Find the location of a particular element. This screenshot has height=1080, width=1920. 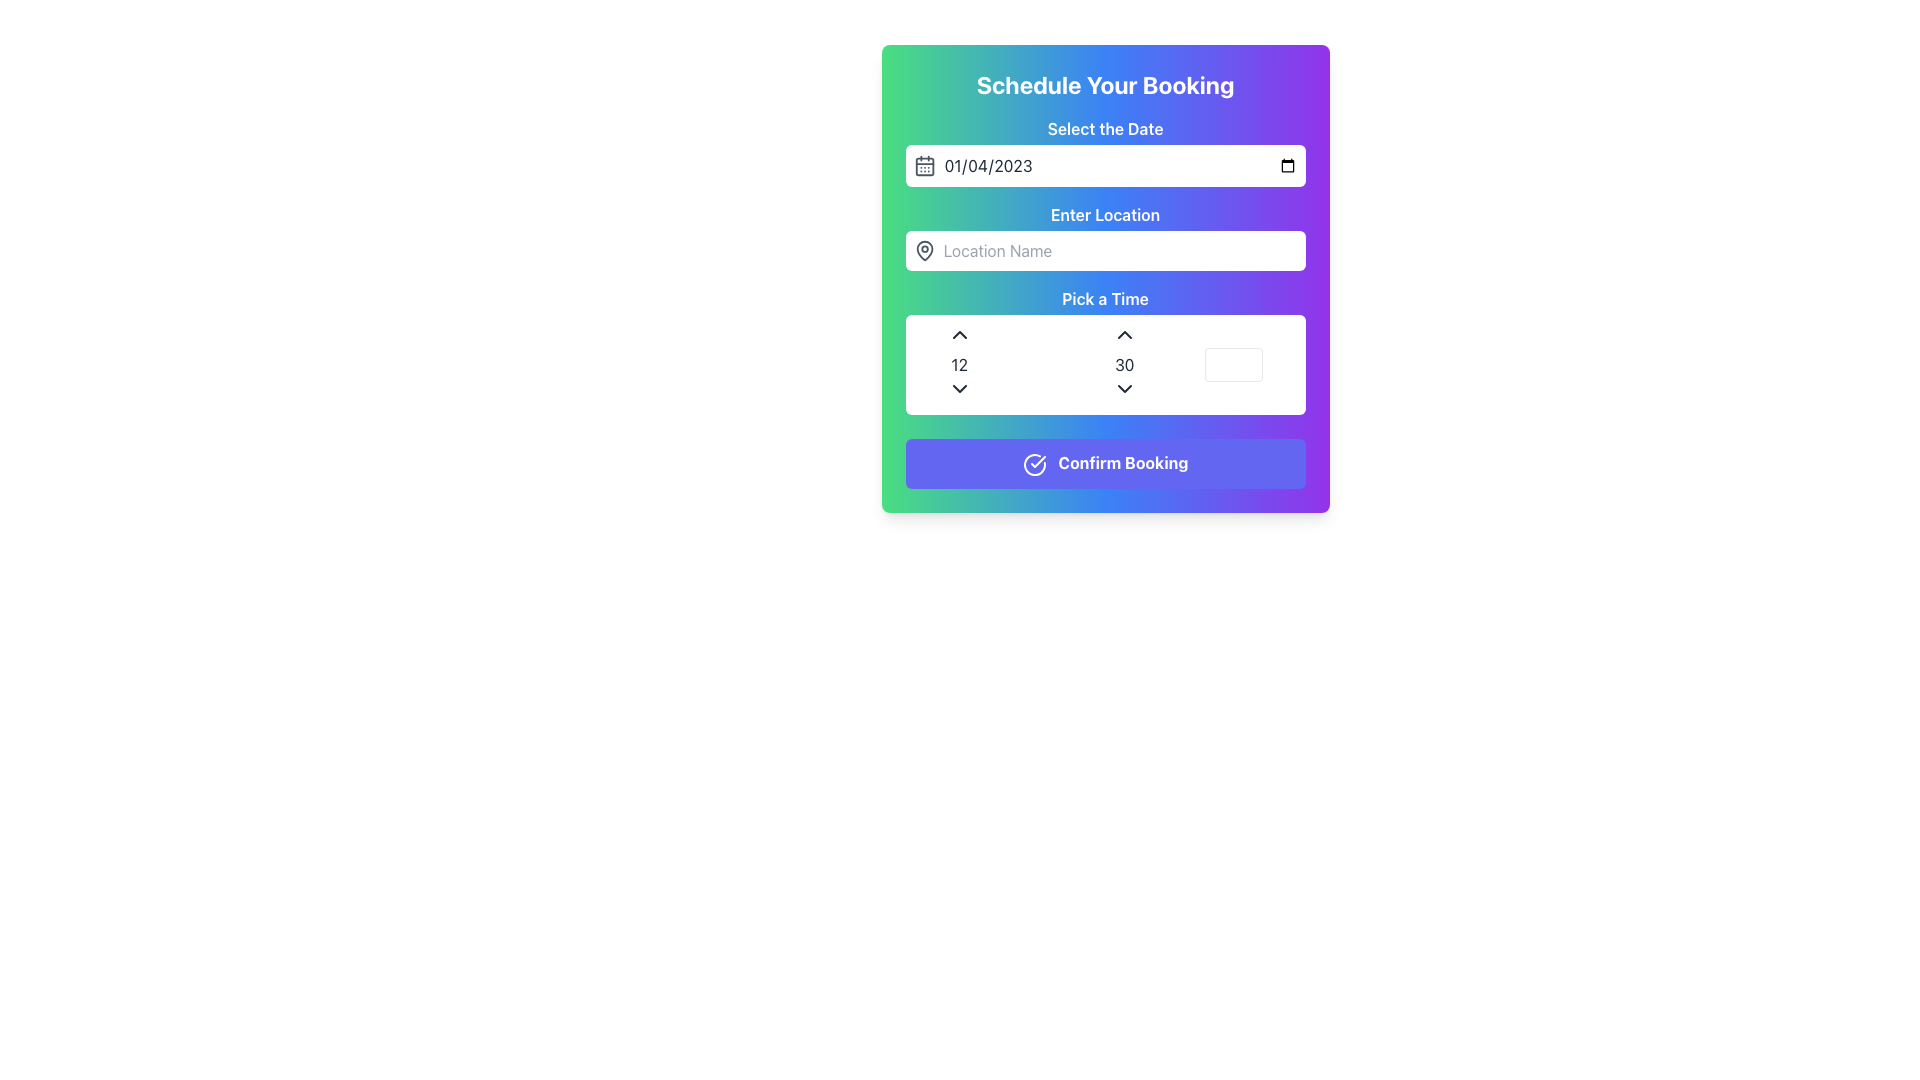

the text input field for location name in the booking form to focus on it is located at coordinates (1104, 235).